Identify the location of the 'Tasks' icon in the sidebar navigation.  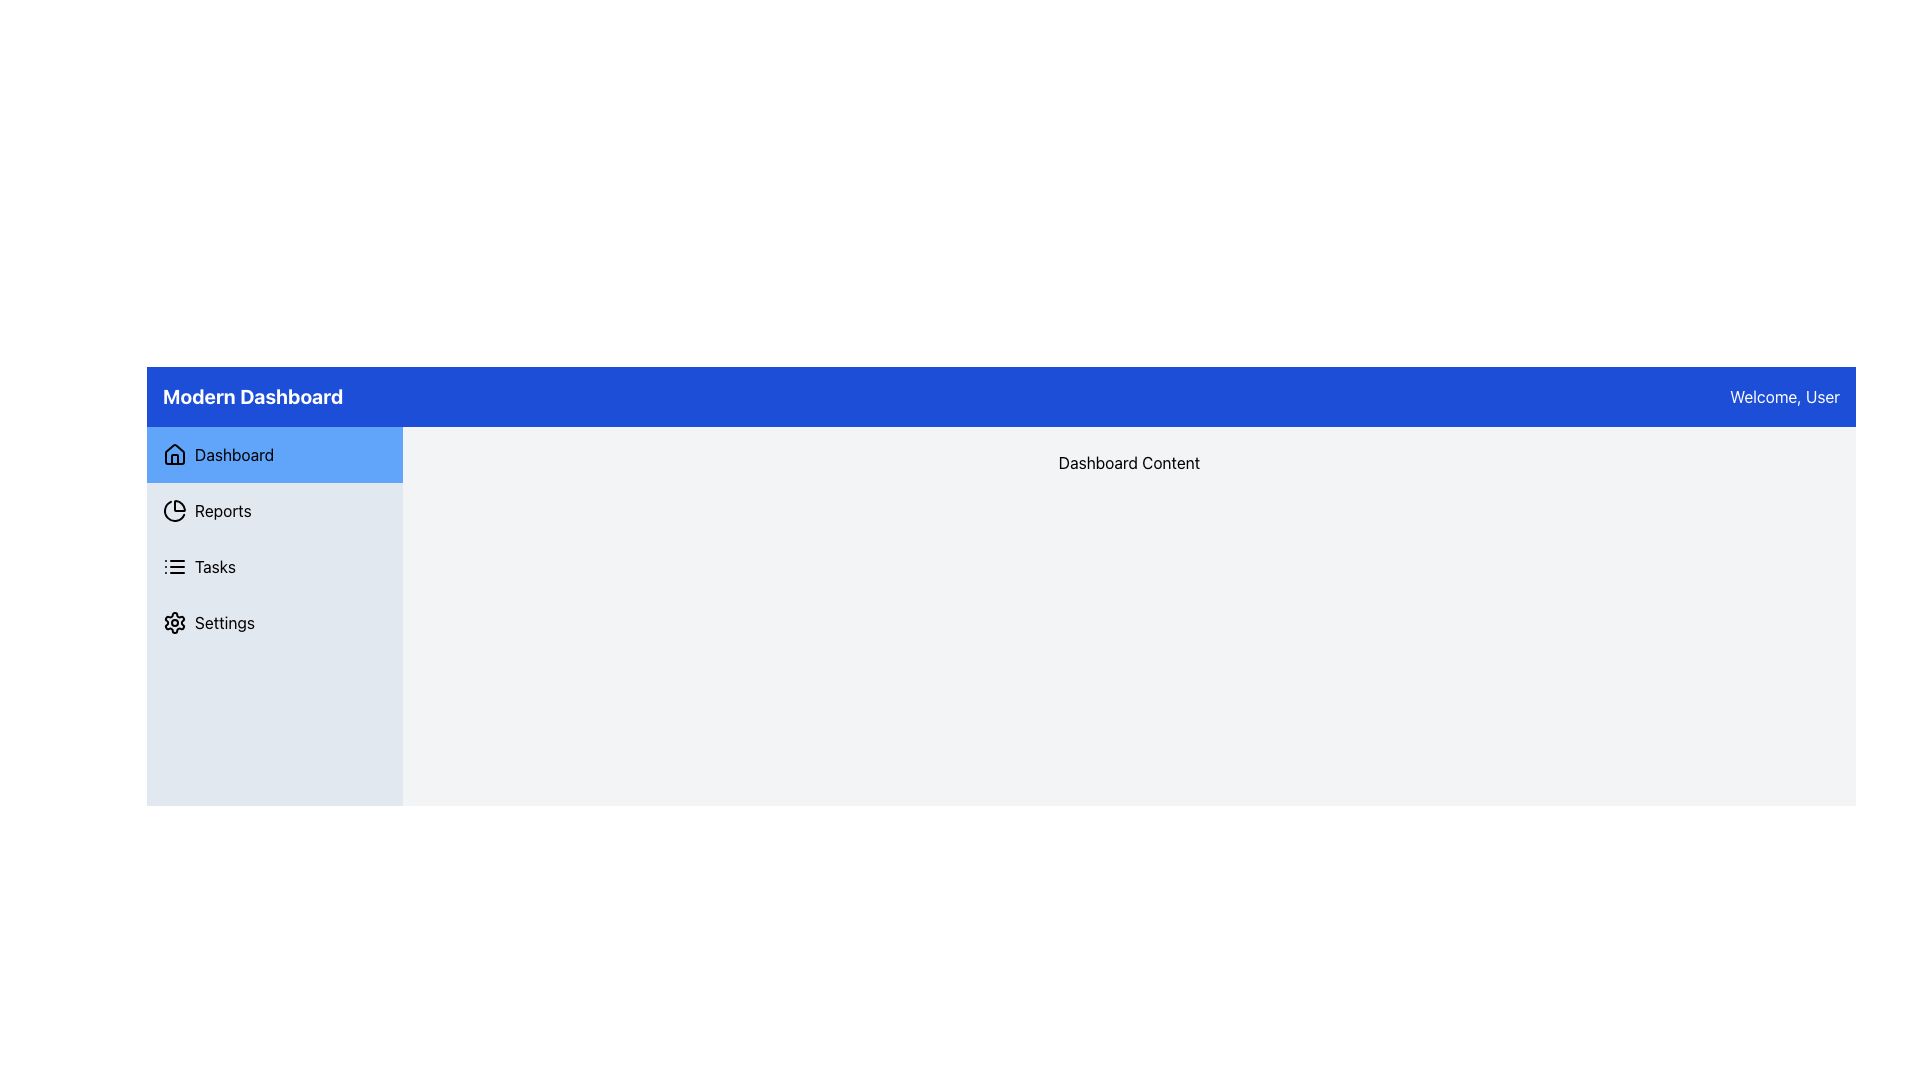
(174, 567).